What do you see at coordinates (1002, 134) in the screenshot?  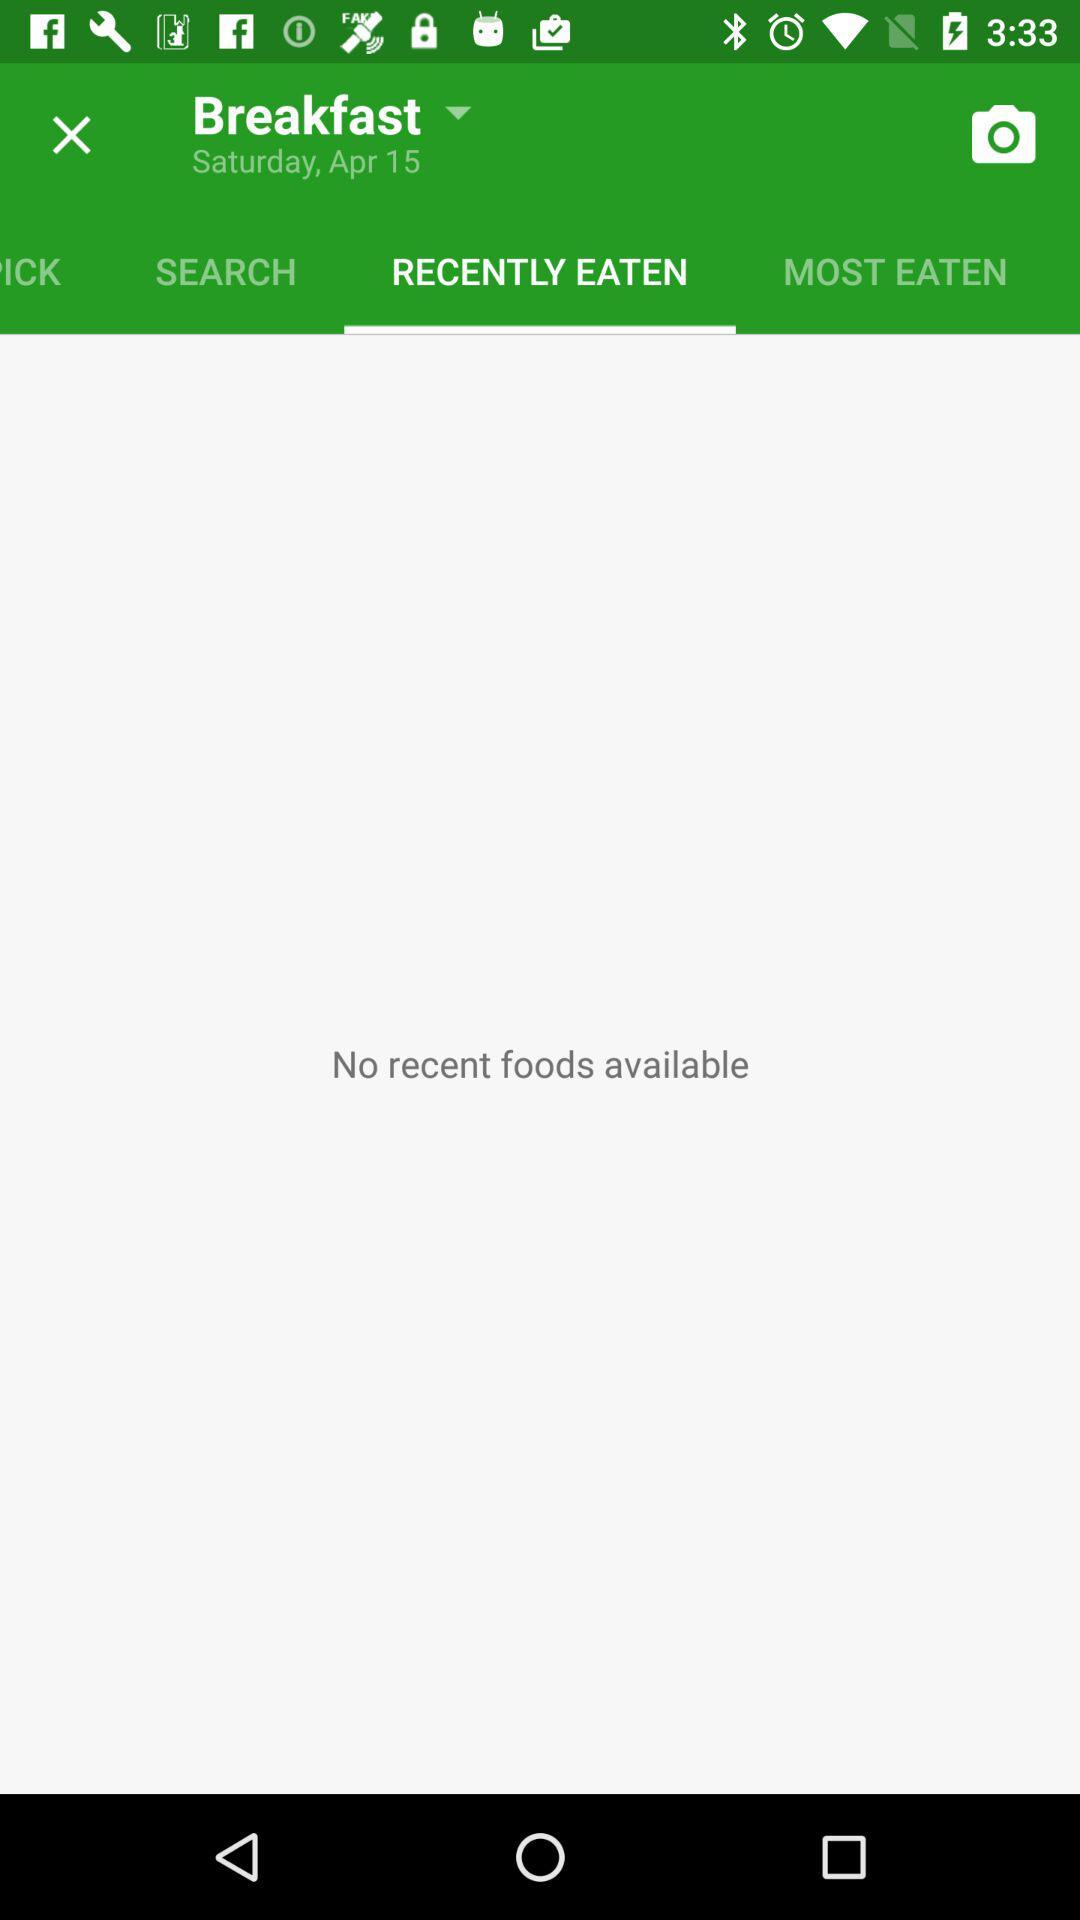 I see `take photo` at bounding box center [1002, 134].